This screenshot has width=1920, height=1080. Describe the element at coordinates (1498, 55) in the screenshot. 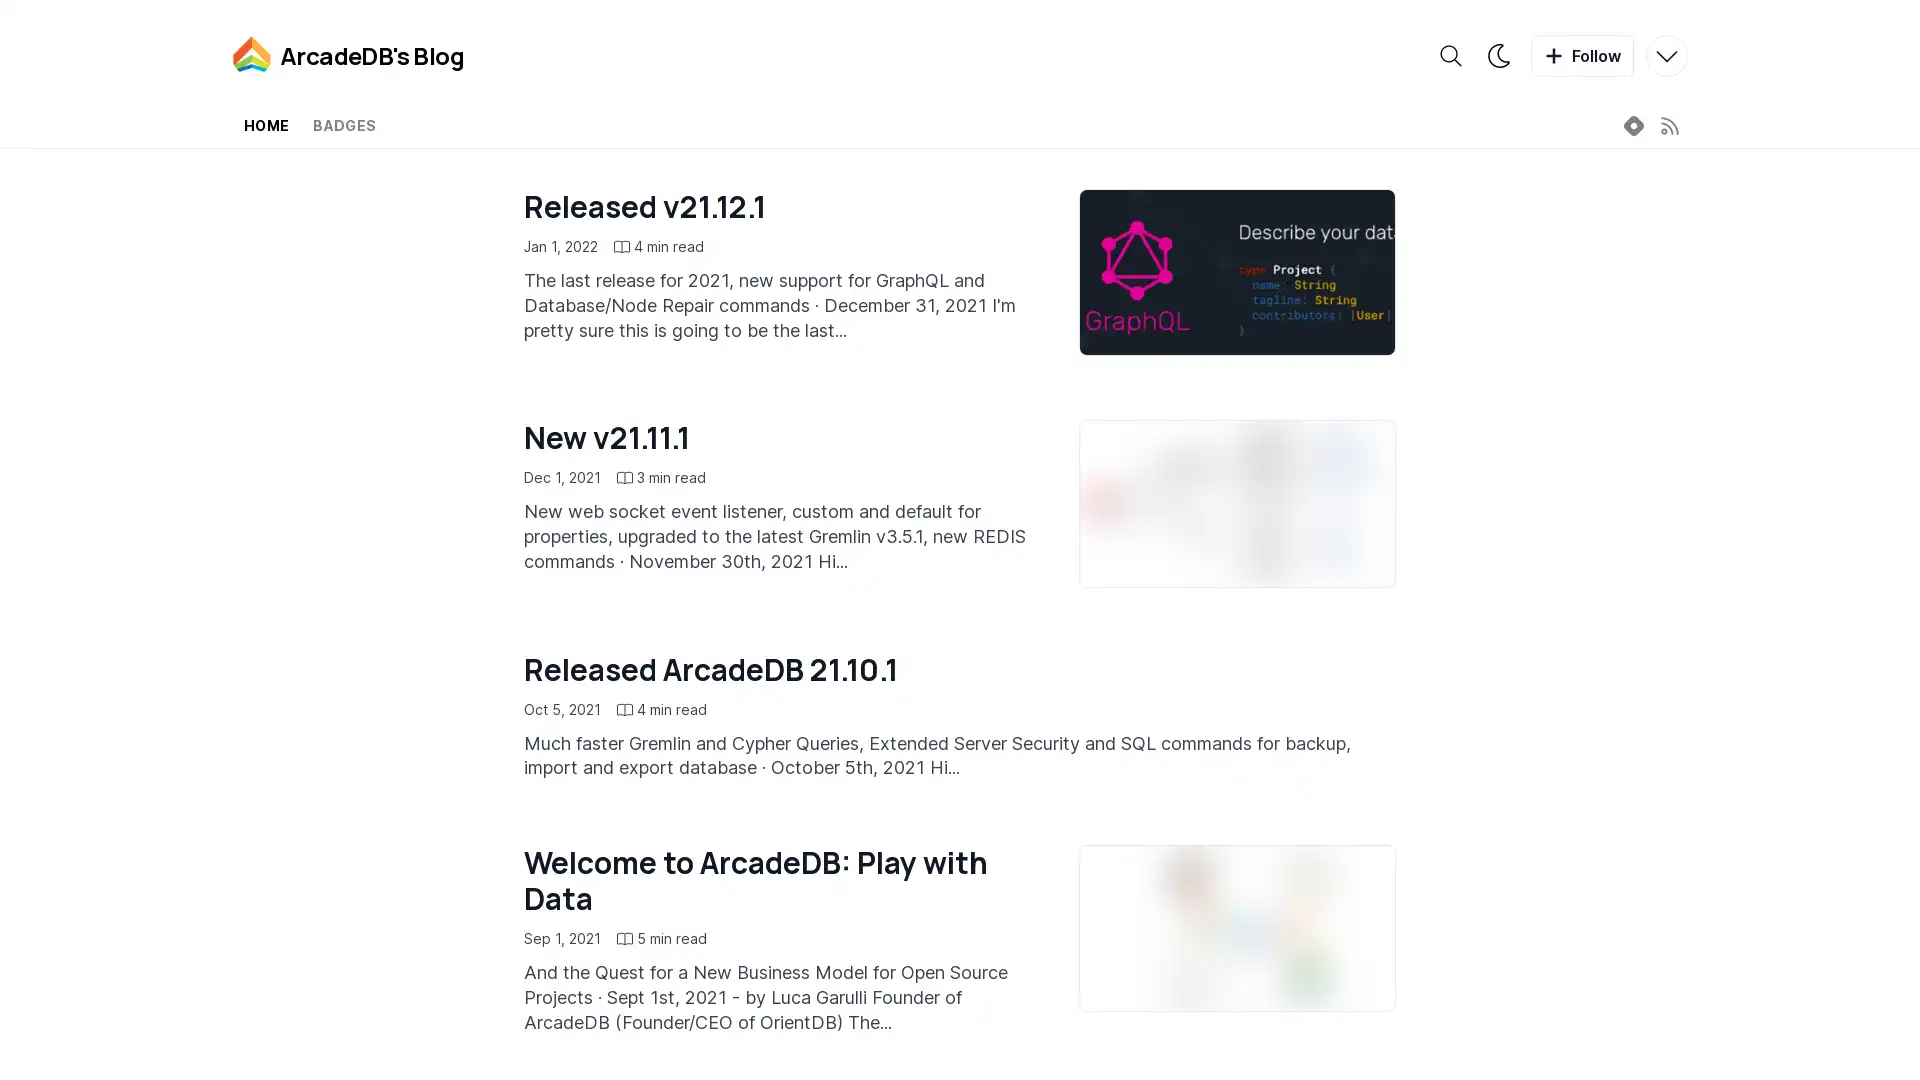

I see `Theme switcher` at that location.